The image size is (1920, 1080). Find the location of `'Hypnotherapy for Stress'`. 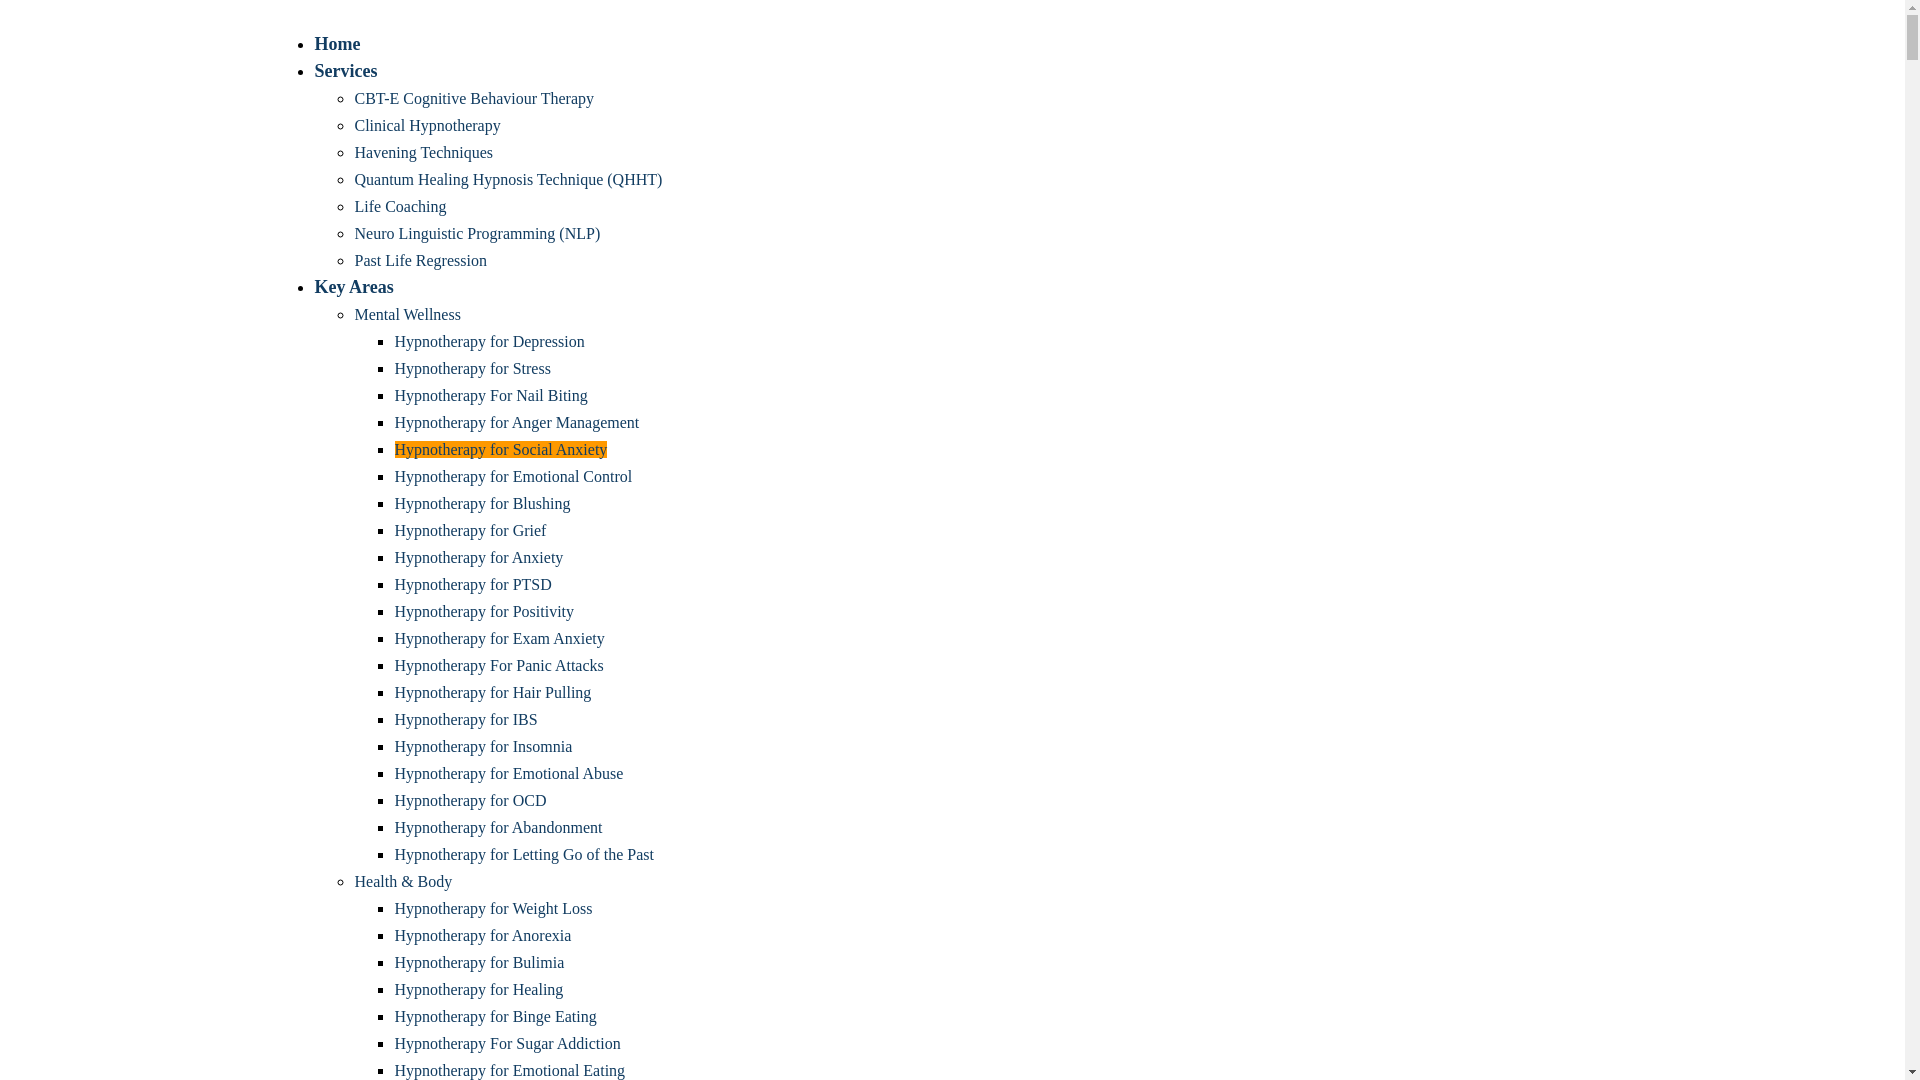

'Hypnotherapy for Stress' is located at coordinates (470, 368).